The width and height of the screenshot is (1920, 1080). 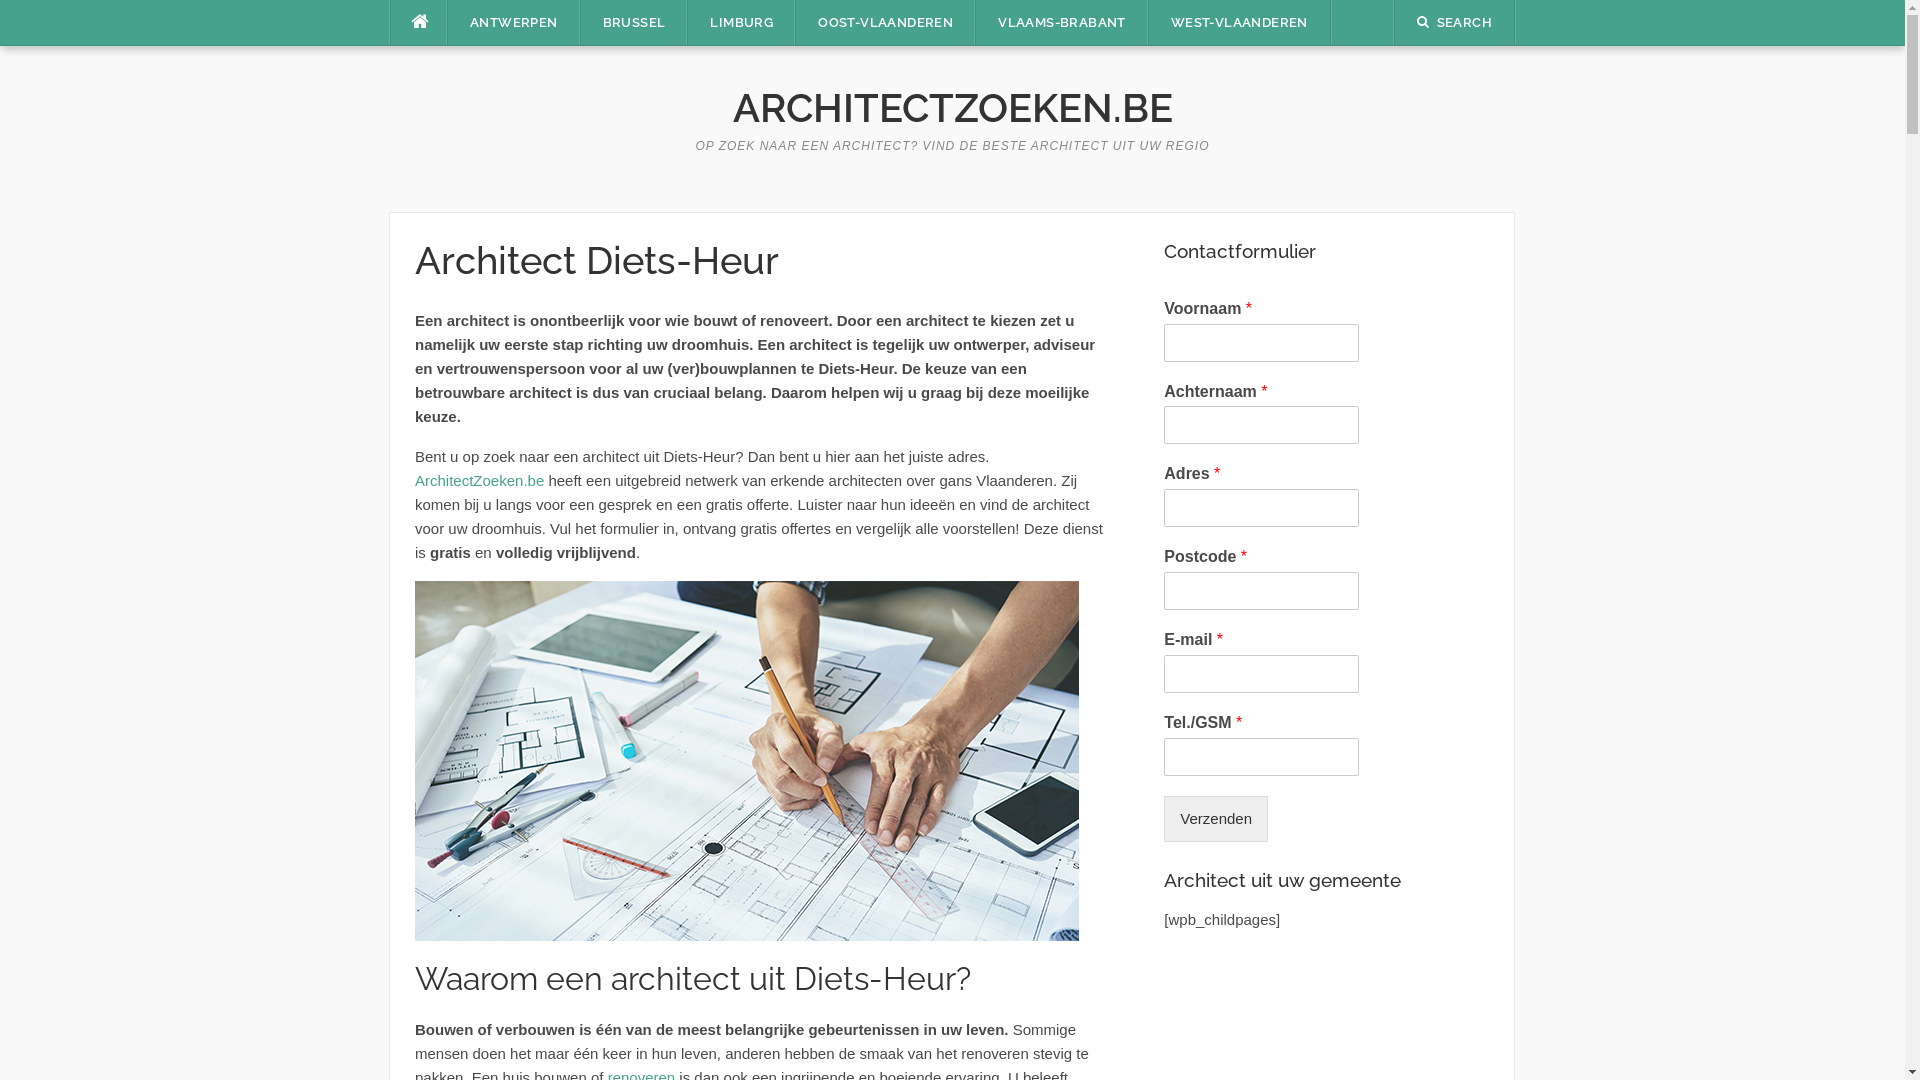 I want to click on 'WEST-VLAANDEREN', so click(x=1238, y=23).